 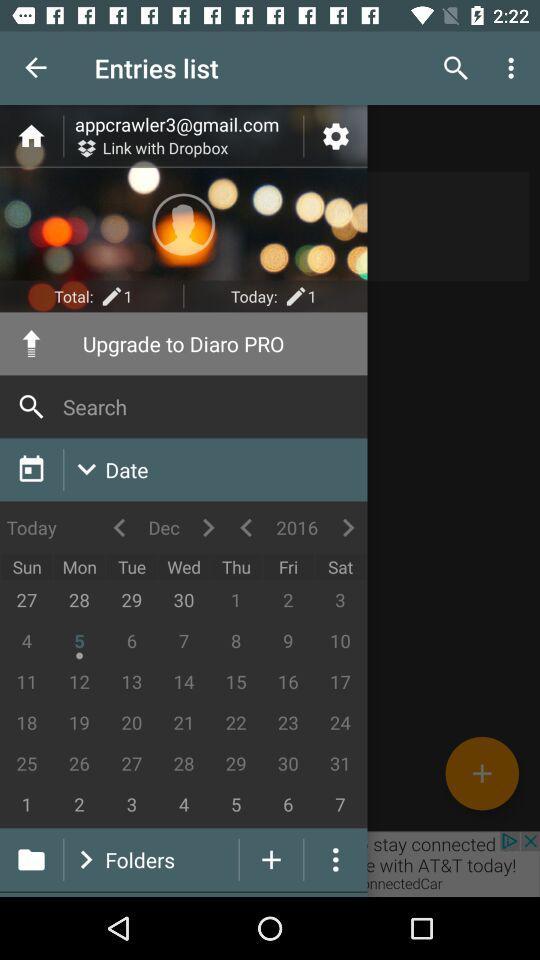 I want to click on the number which is below 30 and after 5, so click(x=287, y=805).